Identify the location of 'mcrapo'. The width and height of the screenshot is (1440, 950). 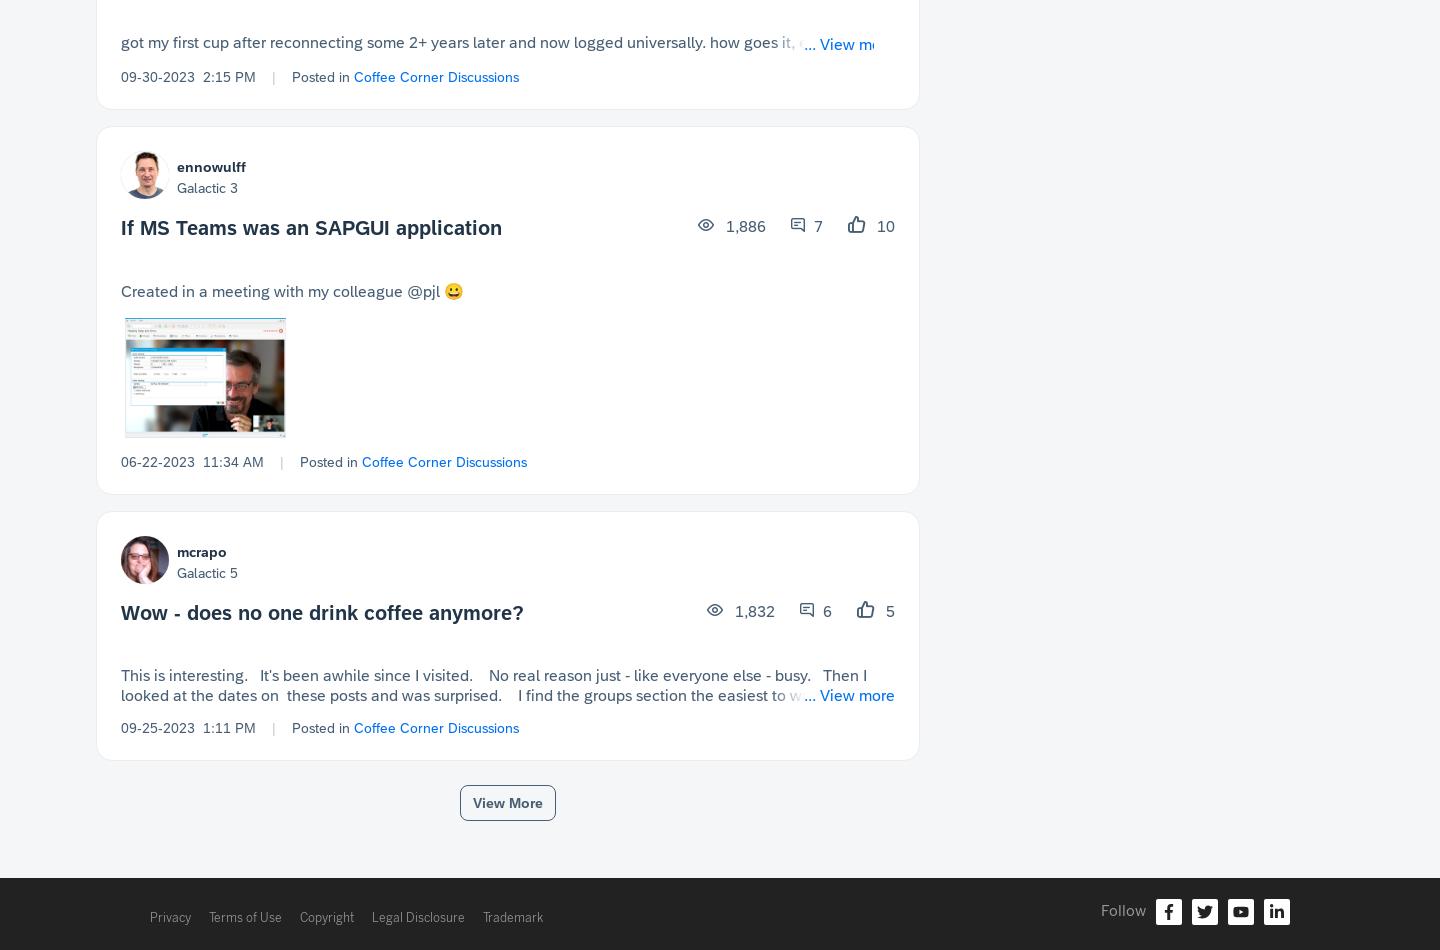
(202, 551).